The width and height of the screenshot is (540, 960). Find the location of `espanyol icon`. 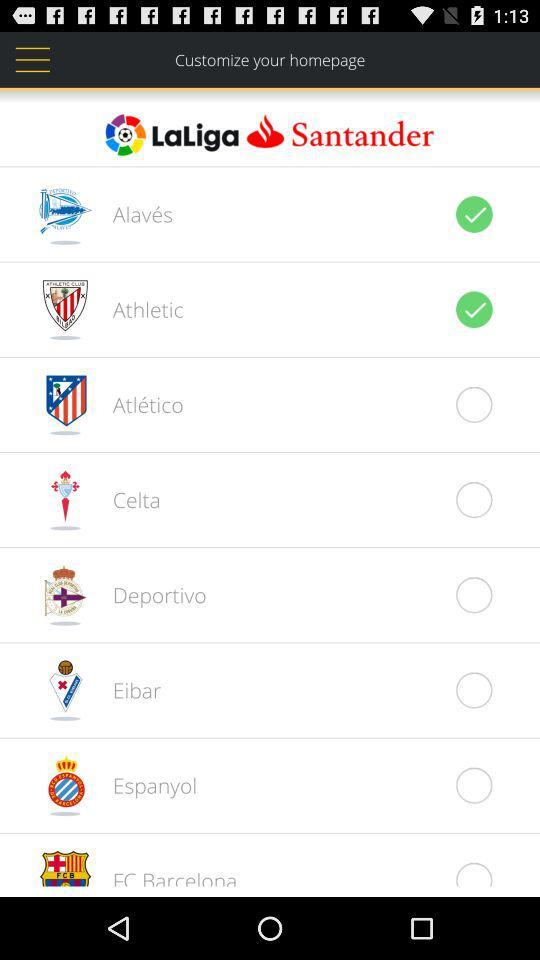

espanyol icon is located at coordinates (143, 785).